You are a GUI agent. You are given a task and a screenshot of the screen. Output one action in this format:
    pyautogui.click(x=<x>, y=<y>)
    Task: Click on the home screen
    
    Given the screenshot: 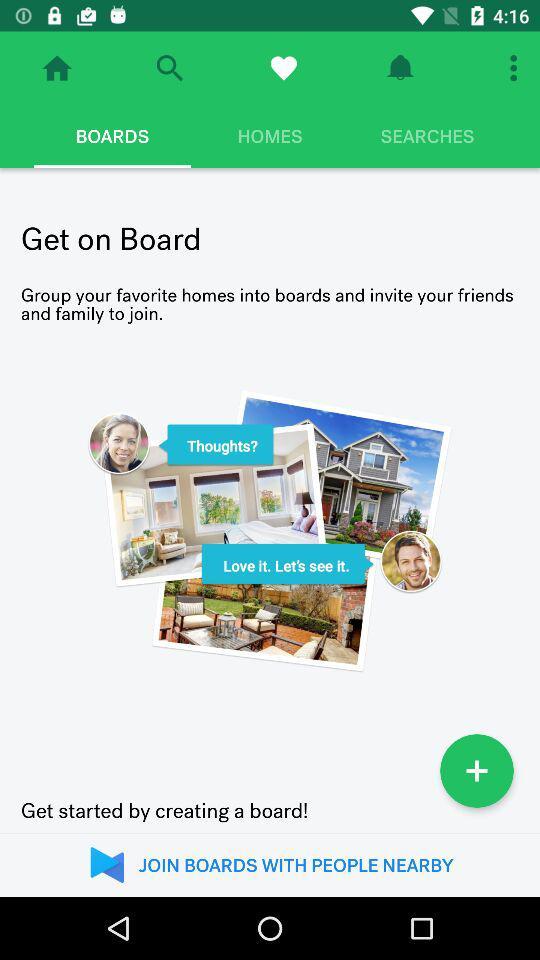 What is the action you would take?
    pyautogui.click(x=57, y=68)
    